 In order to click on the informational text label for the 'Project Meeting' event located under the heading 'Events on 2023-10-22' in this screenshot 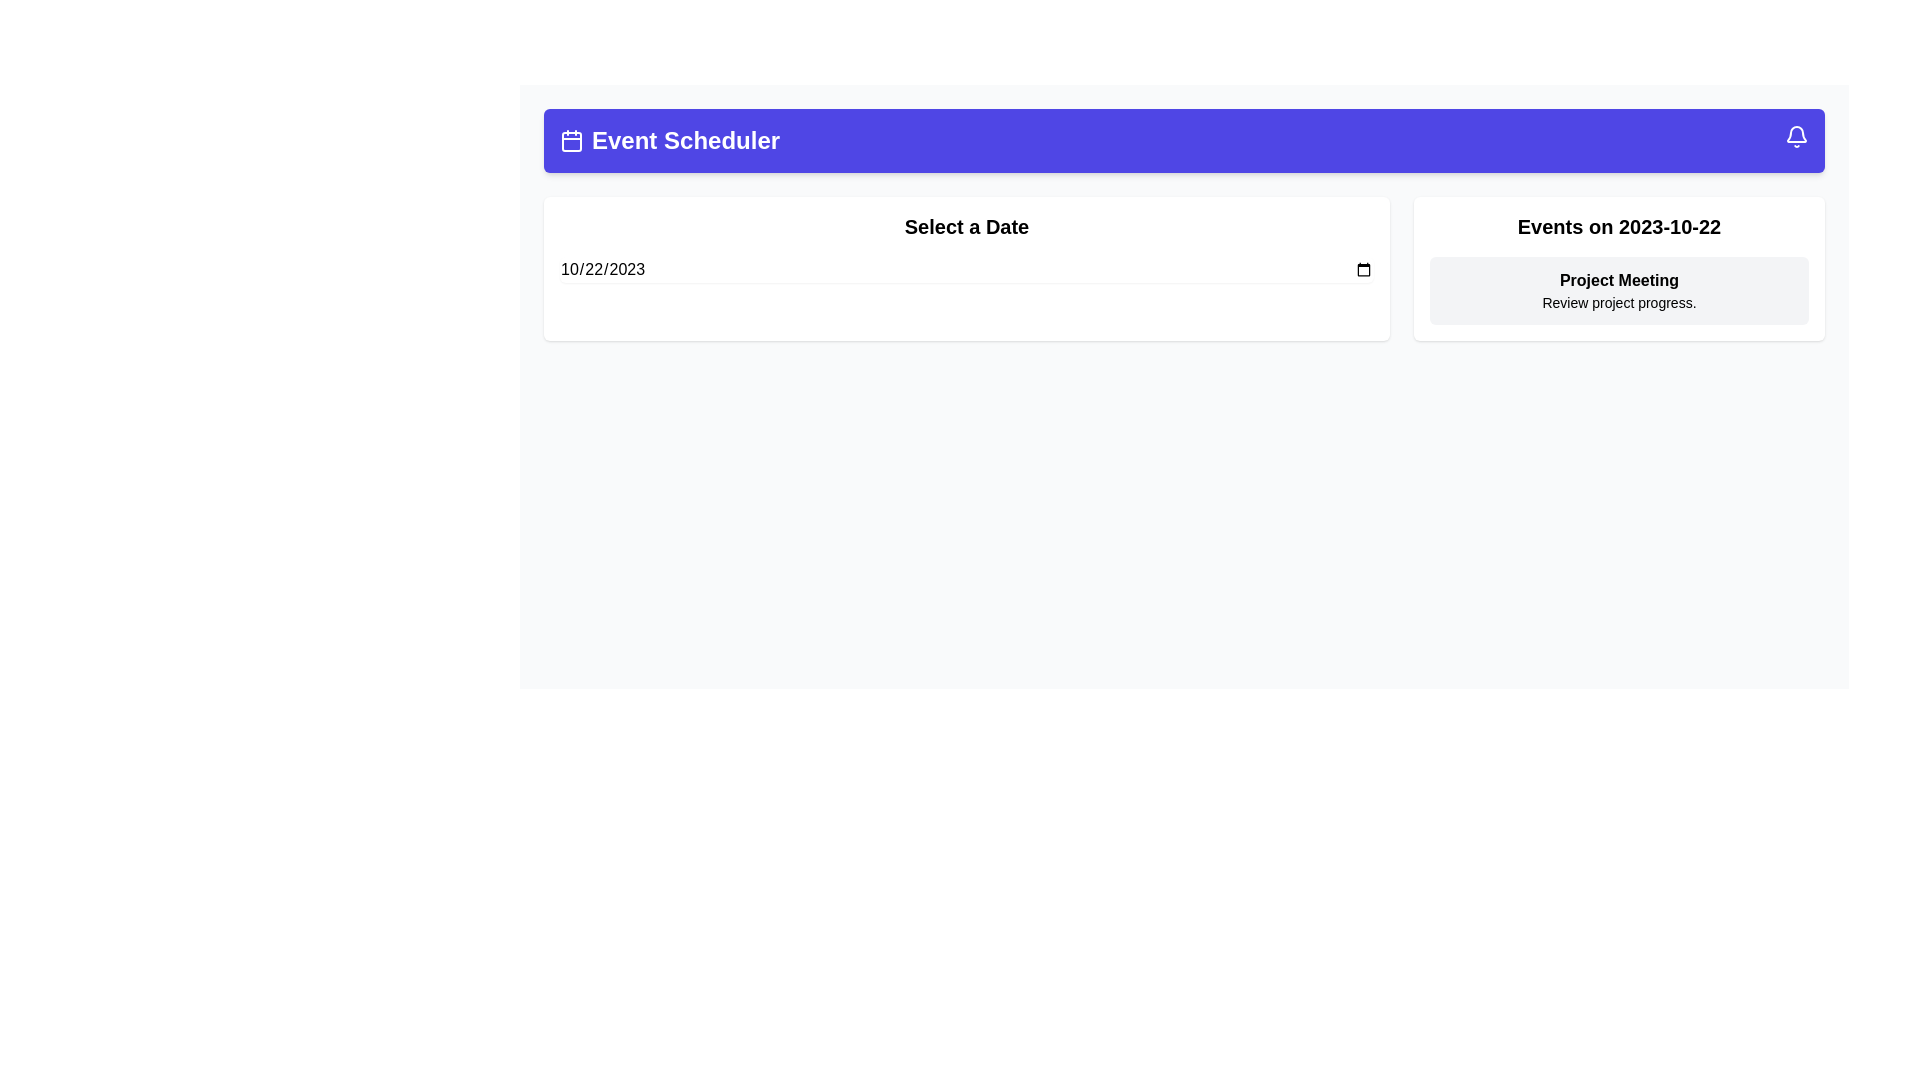, I will do `click(1619, 303)`.